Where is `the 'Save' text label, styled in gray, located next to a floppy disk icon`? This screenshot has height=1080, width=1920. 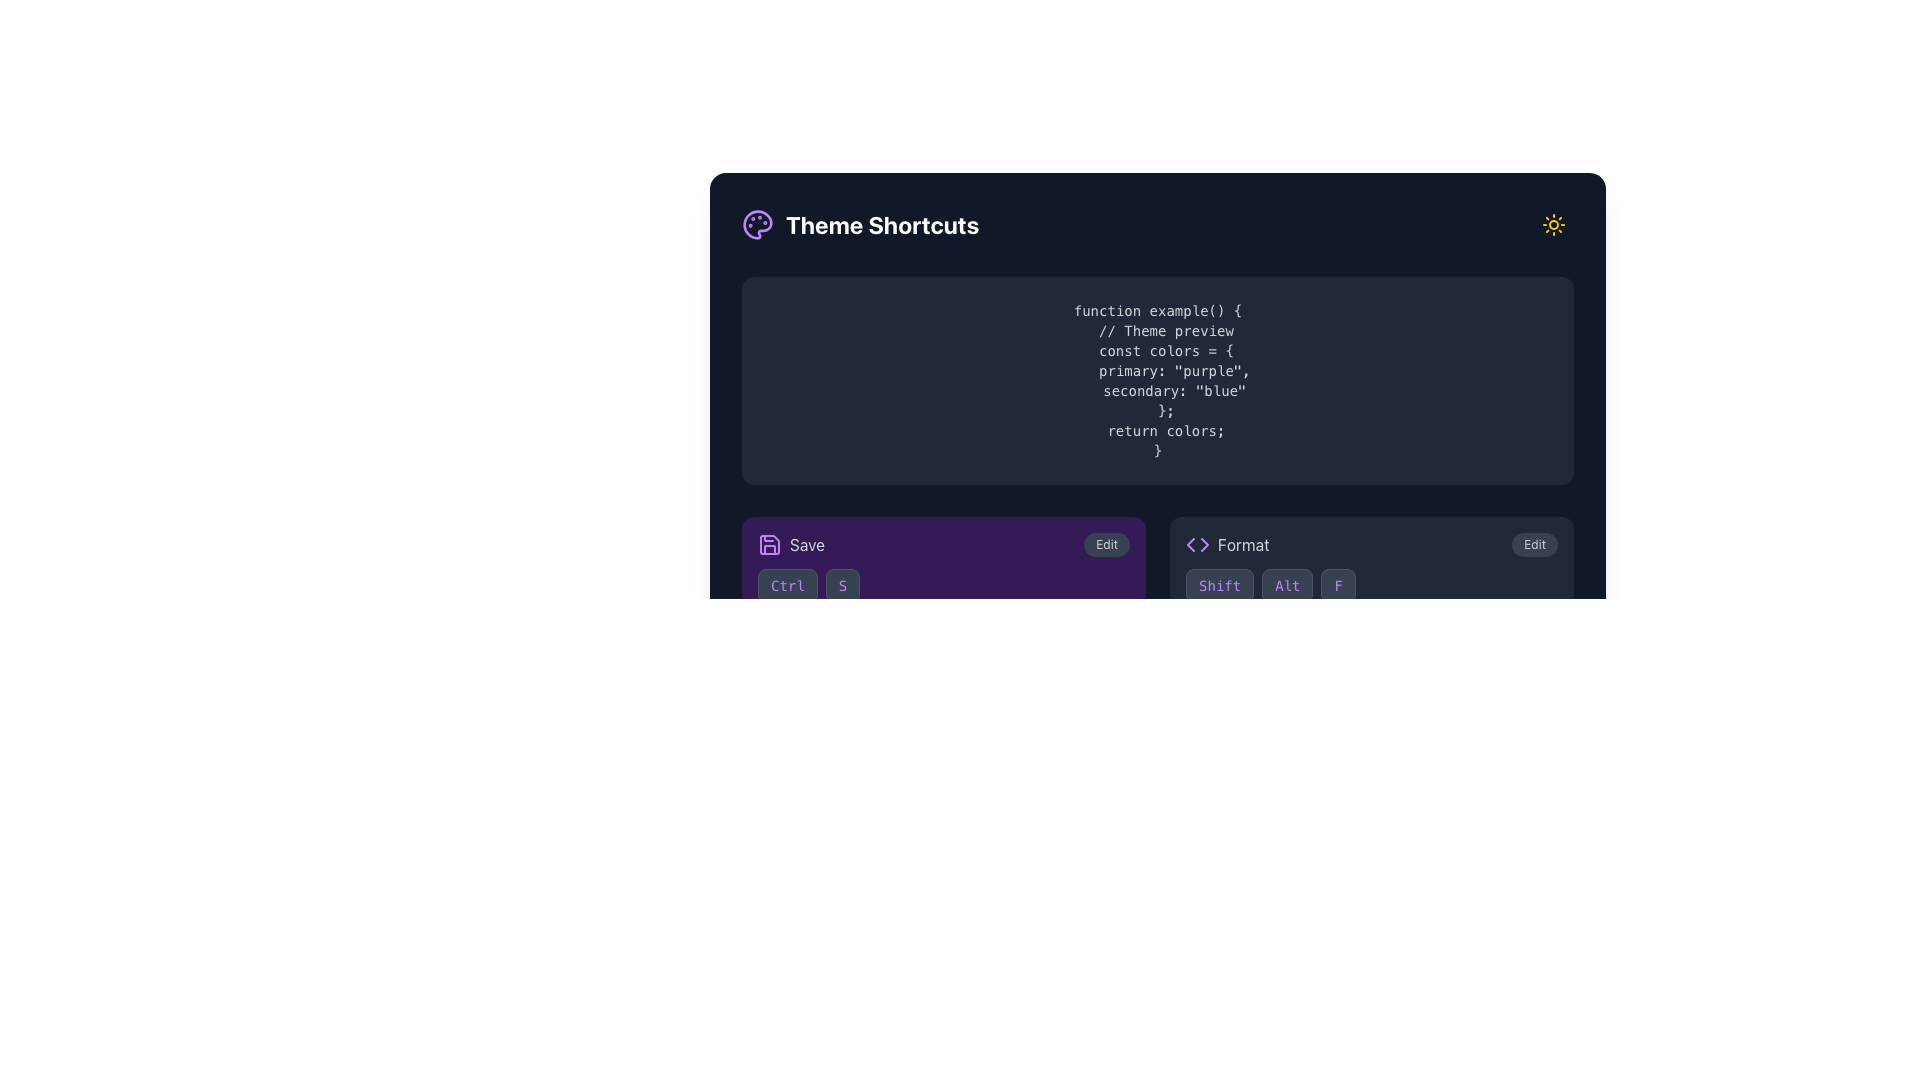
the 'Save' text label, styled in gray, located next to a floppy disk icon is located at coordinates (807, 544).